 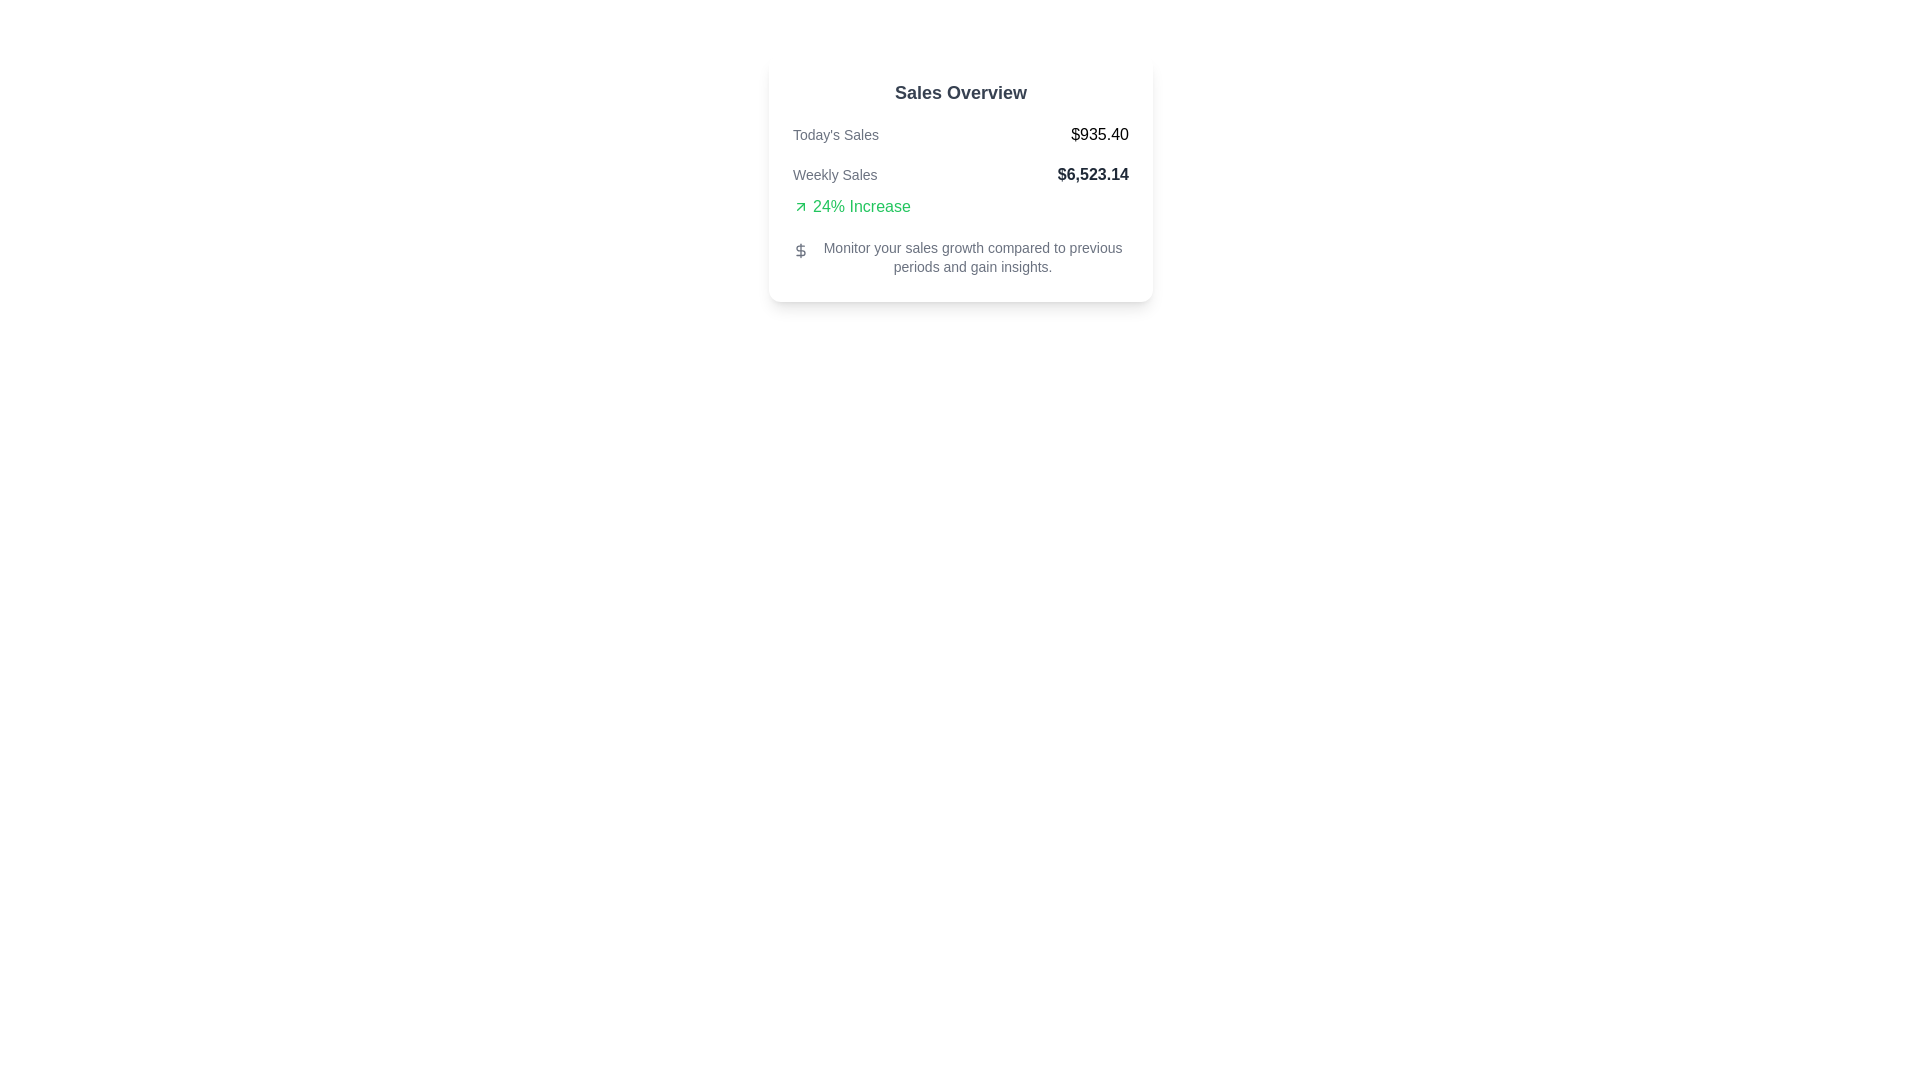 What do you see at coordinates (835, 173) in the screenshot?
I see `the 'Weekly Sales' text label, which is styled in a small gray font and positioned to the left of the value '$6,523.14' within the 'Sales Overview' card interface` at bounding box center [835, 173].